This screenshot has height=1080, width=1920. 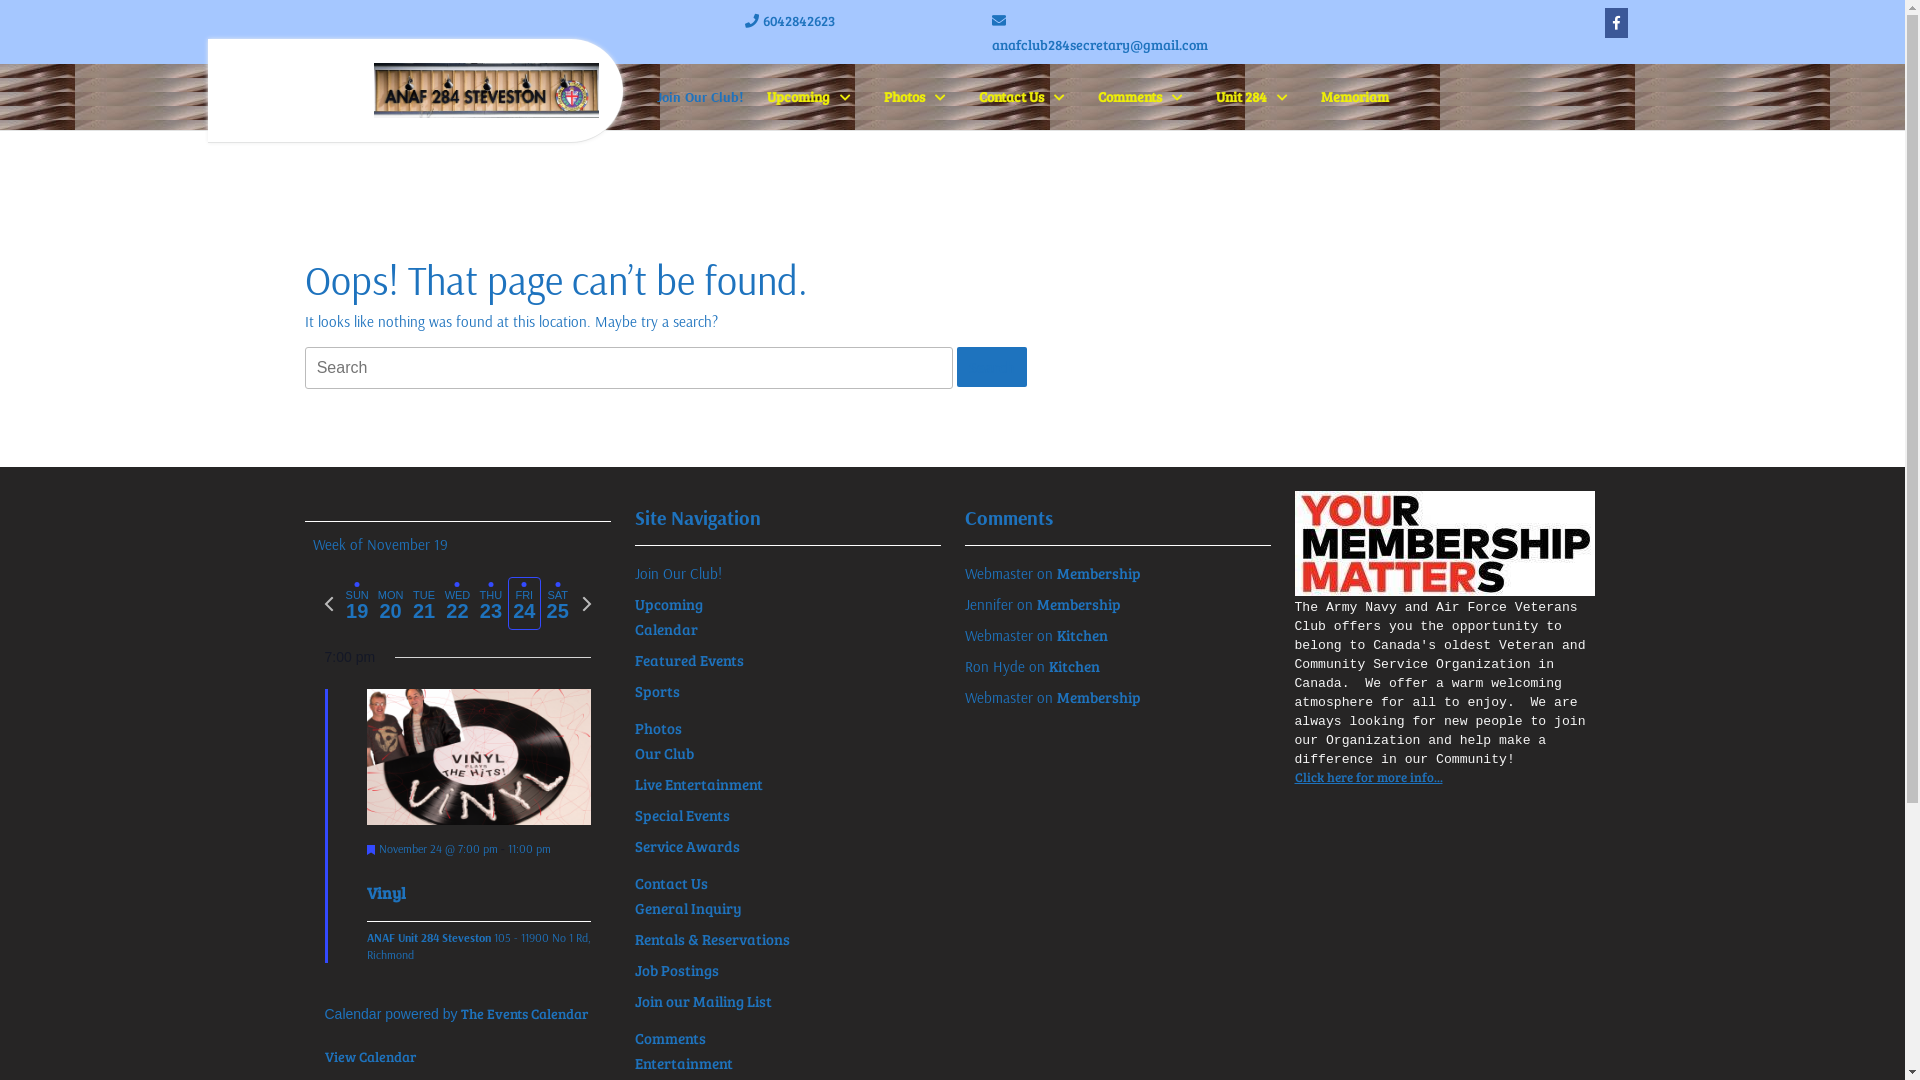 What do you see at coordinates (369, 1055) in the screenshot?
I see `'View Calendar'` at bounding box center [369, 1055].